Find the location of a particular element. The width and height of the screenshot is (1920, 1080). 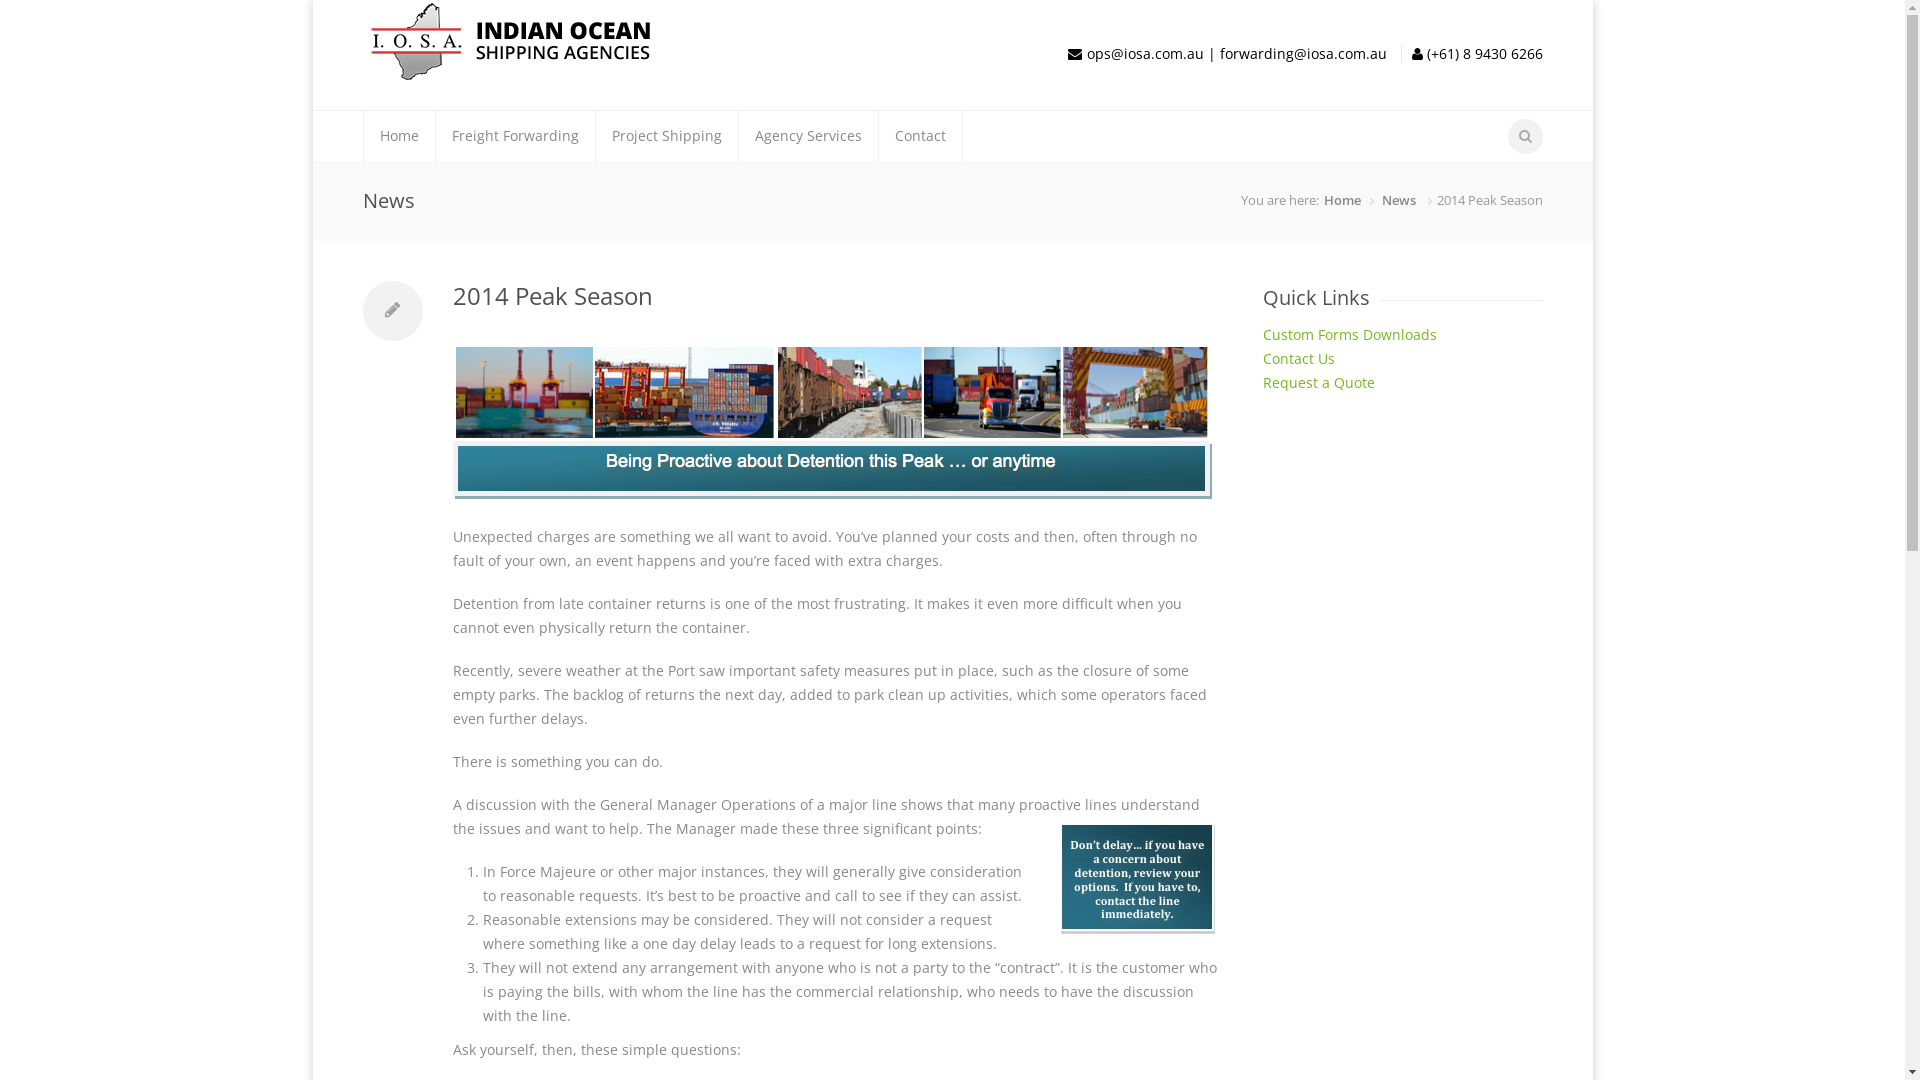

'Project Shipping' is located at coordinates (667, 135).